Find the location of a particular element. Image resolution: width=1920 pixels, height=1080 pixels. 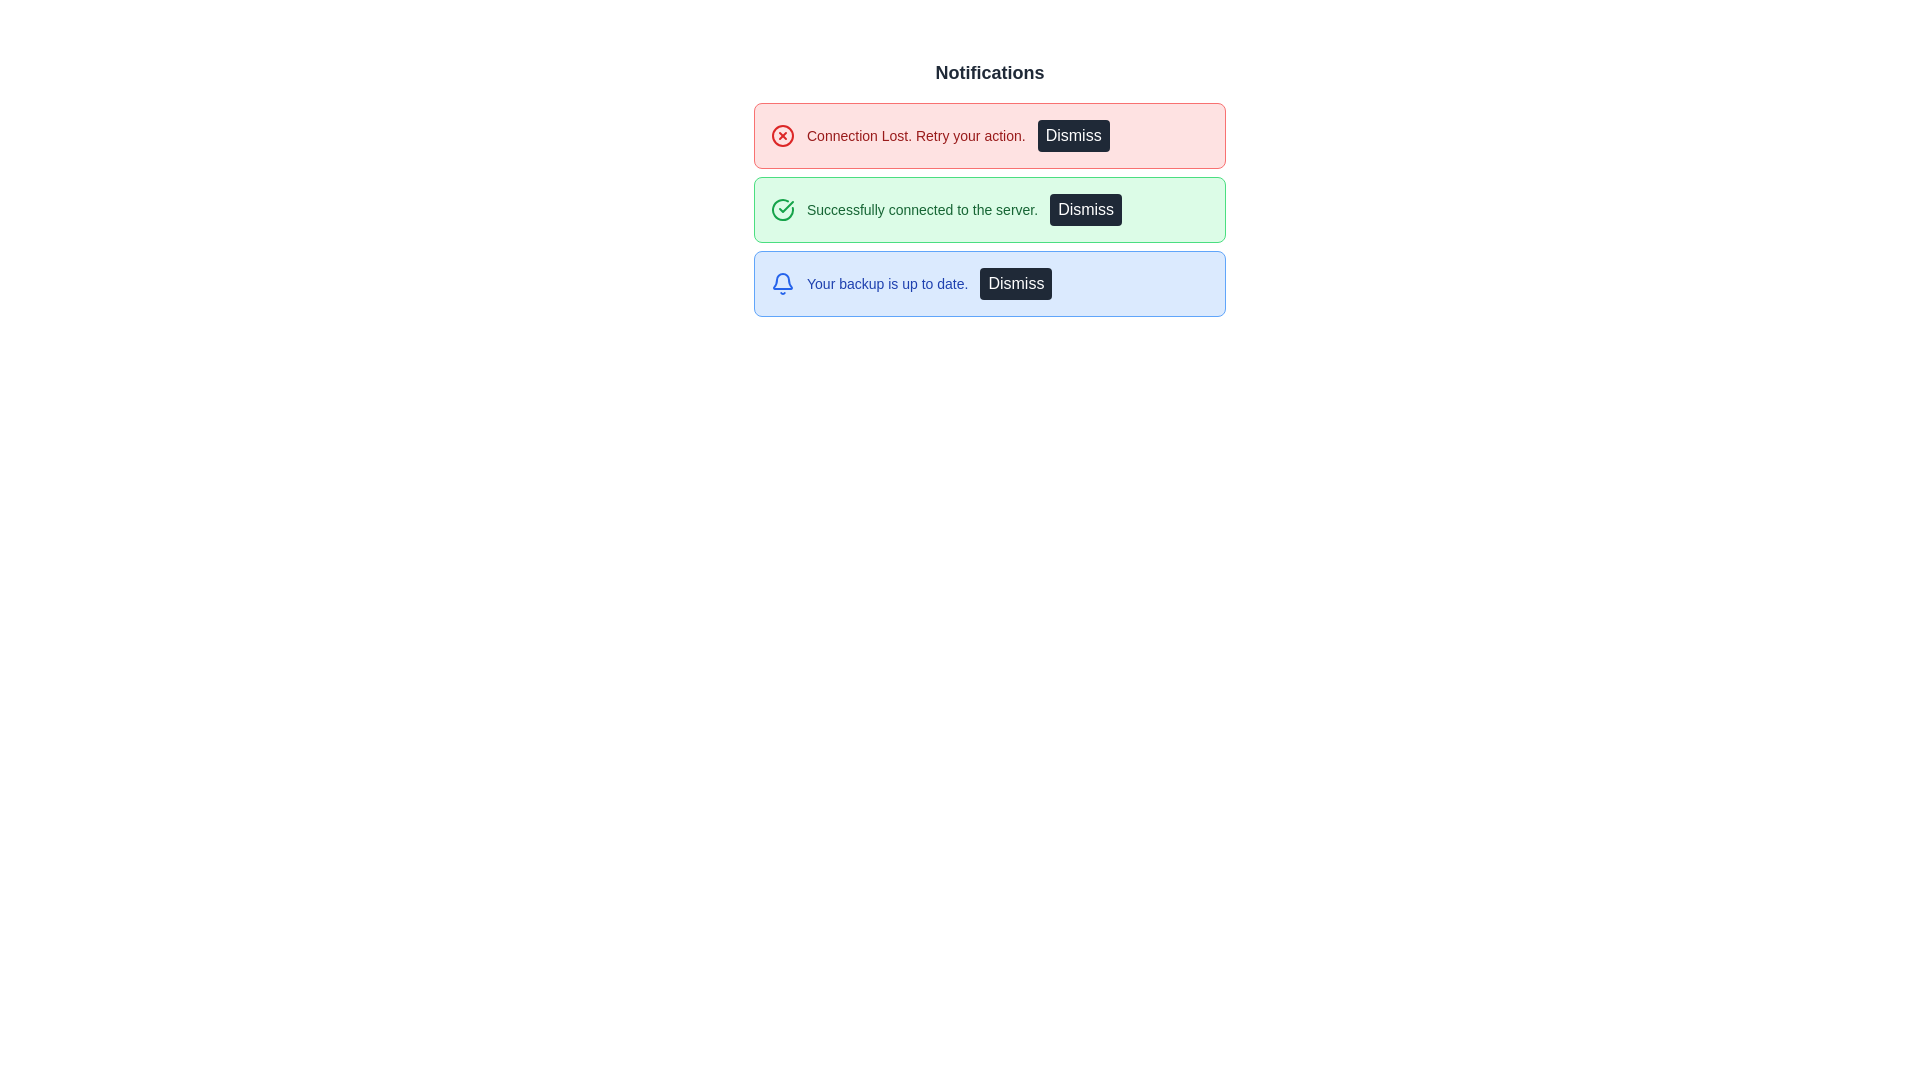

the 'Notifications' header, which is styled in bold, large dark gray font and positioned at the top of the notification section is located at coordinates (989, 72).